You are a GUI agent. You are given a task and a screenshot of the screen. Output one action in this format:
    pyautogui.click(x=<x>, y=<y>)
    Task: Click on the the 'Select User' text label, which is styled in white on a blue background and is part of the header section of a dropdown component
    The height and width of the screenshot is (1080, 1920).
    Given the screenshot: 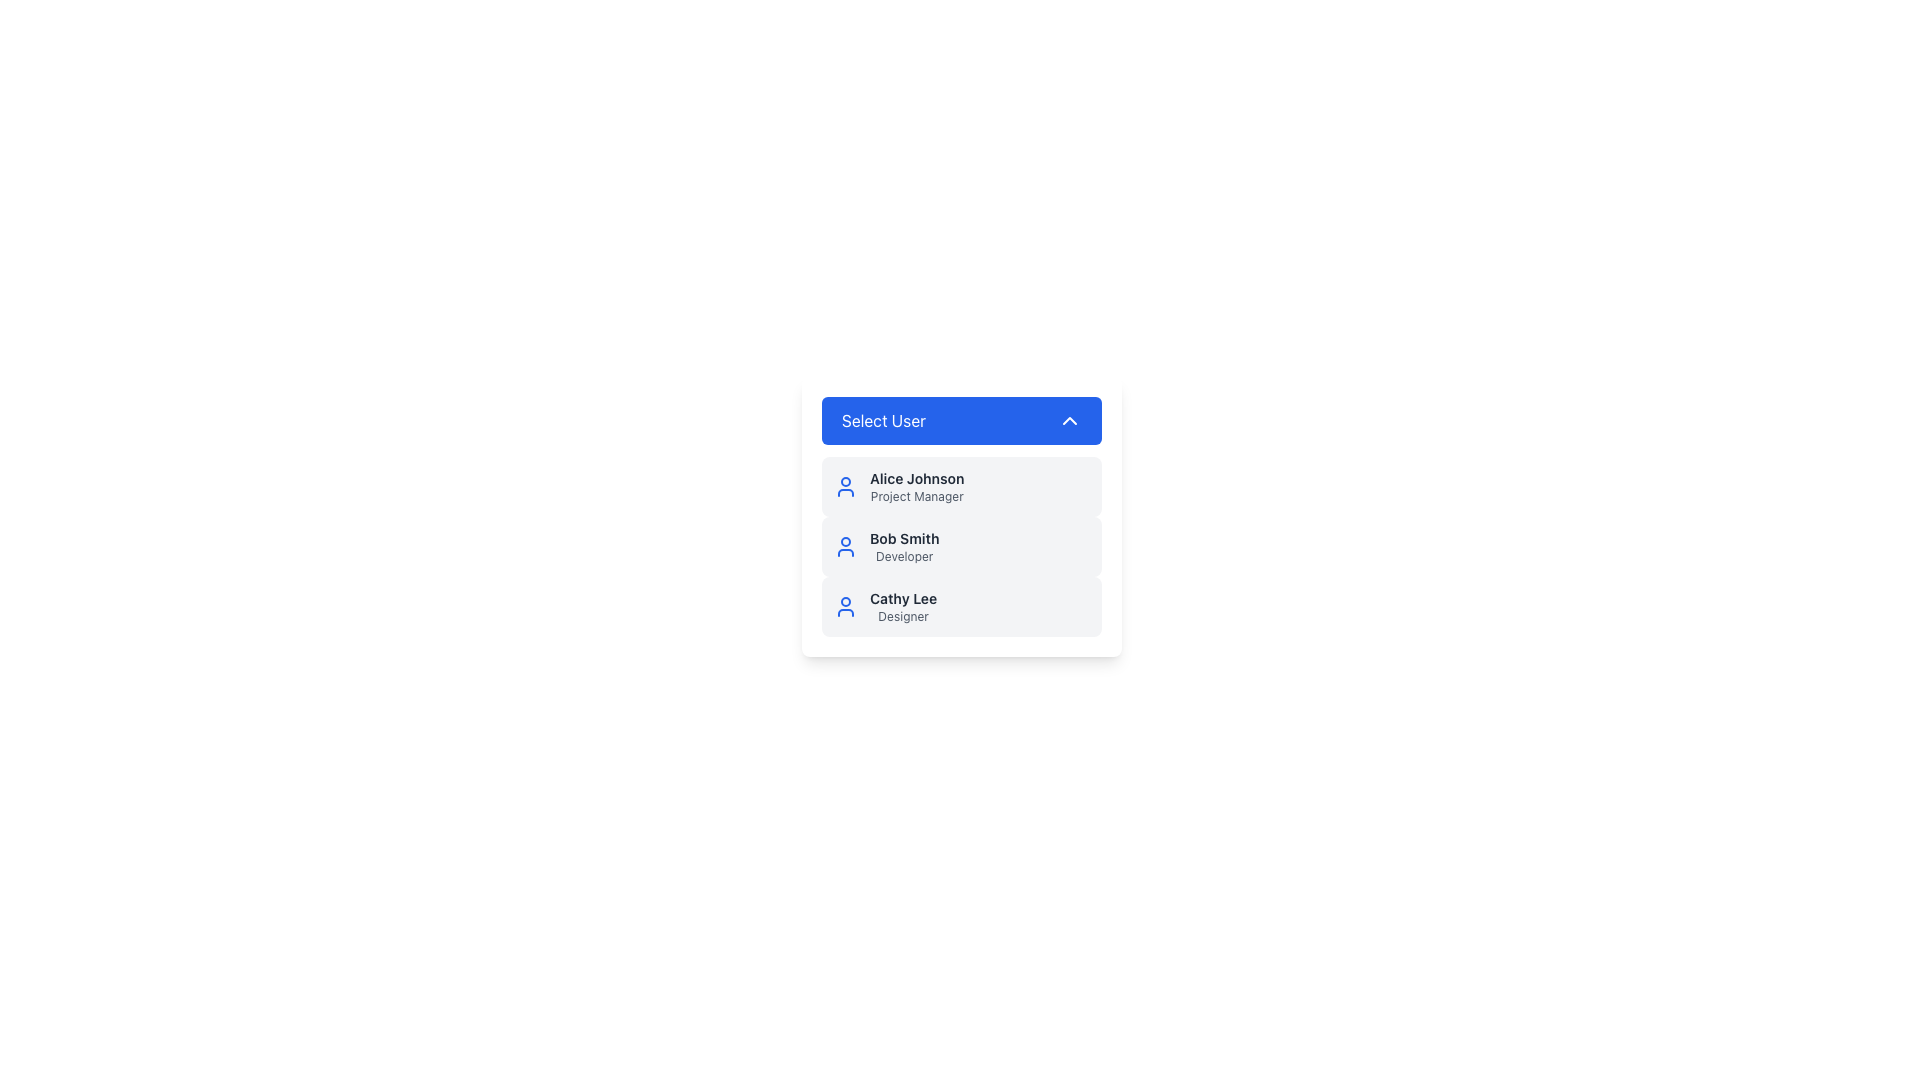 What is the action you would take?
    pyautogui.click(x=882, y=419)
    